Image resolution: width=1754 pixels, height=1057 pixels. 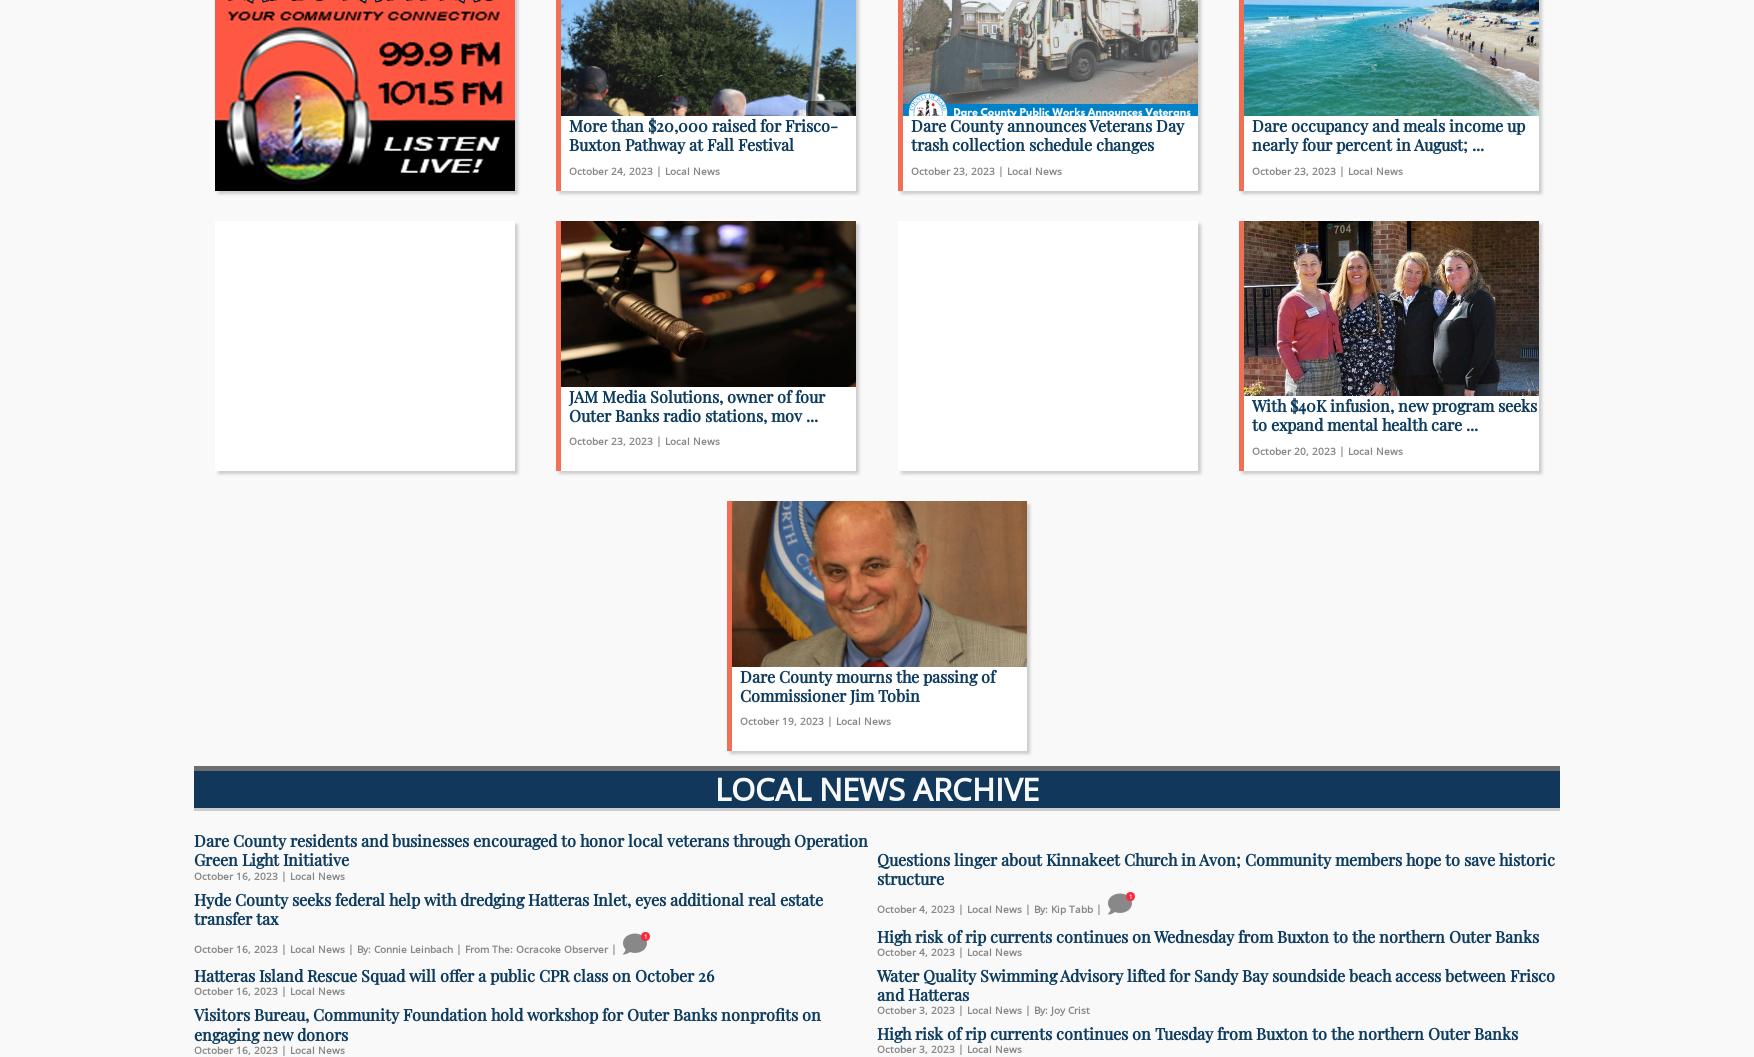 I want to click on 'Dare County residents and businesses encouraged to honor local veterans through Operation Green Light Initiative', so click(x=530, y=849).